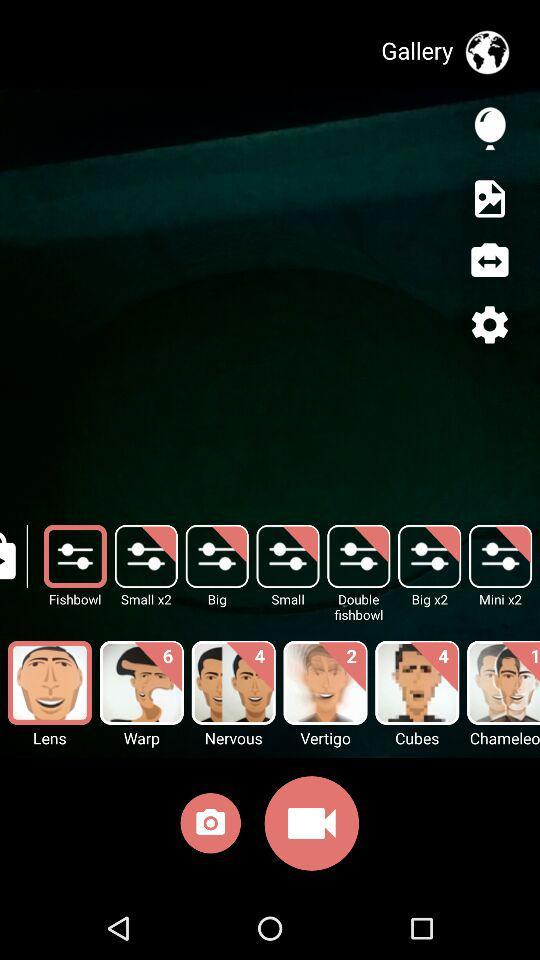 This screenshot has height=960, width=540. What do you see at coordinates (488, 260) in the screenshot?
I see `the swap icon` at bounding box center [488, 260].